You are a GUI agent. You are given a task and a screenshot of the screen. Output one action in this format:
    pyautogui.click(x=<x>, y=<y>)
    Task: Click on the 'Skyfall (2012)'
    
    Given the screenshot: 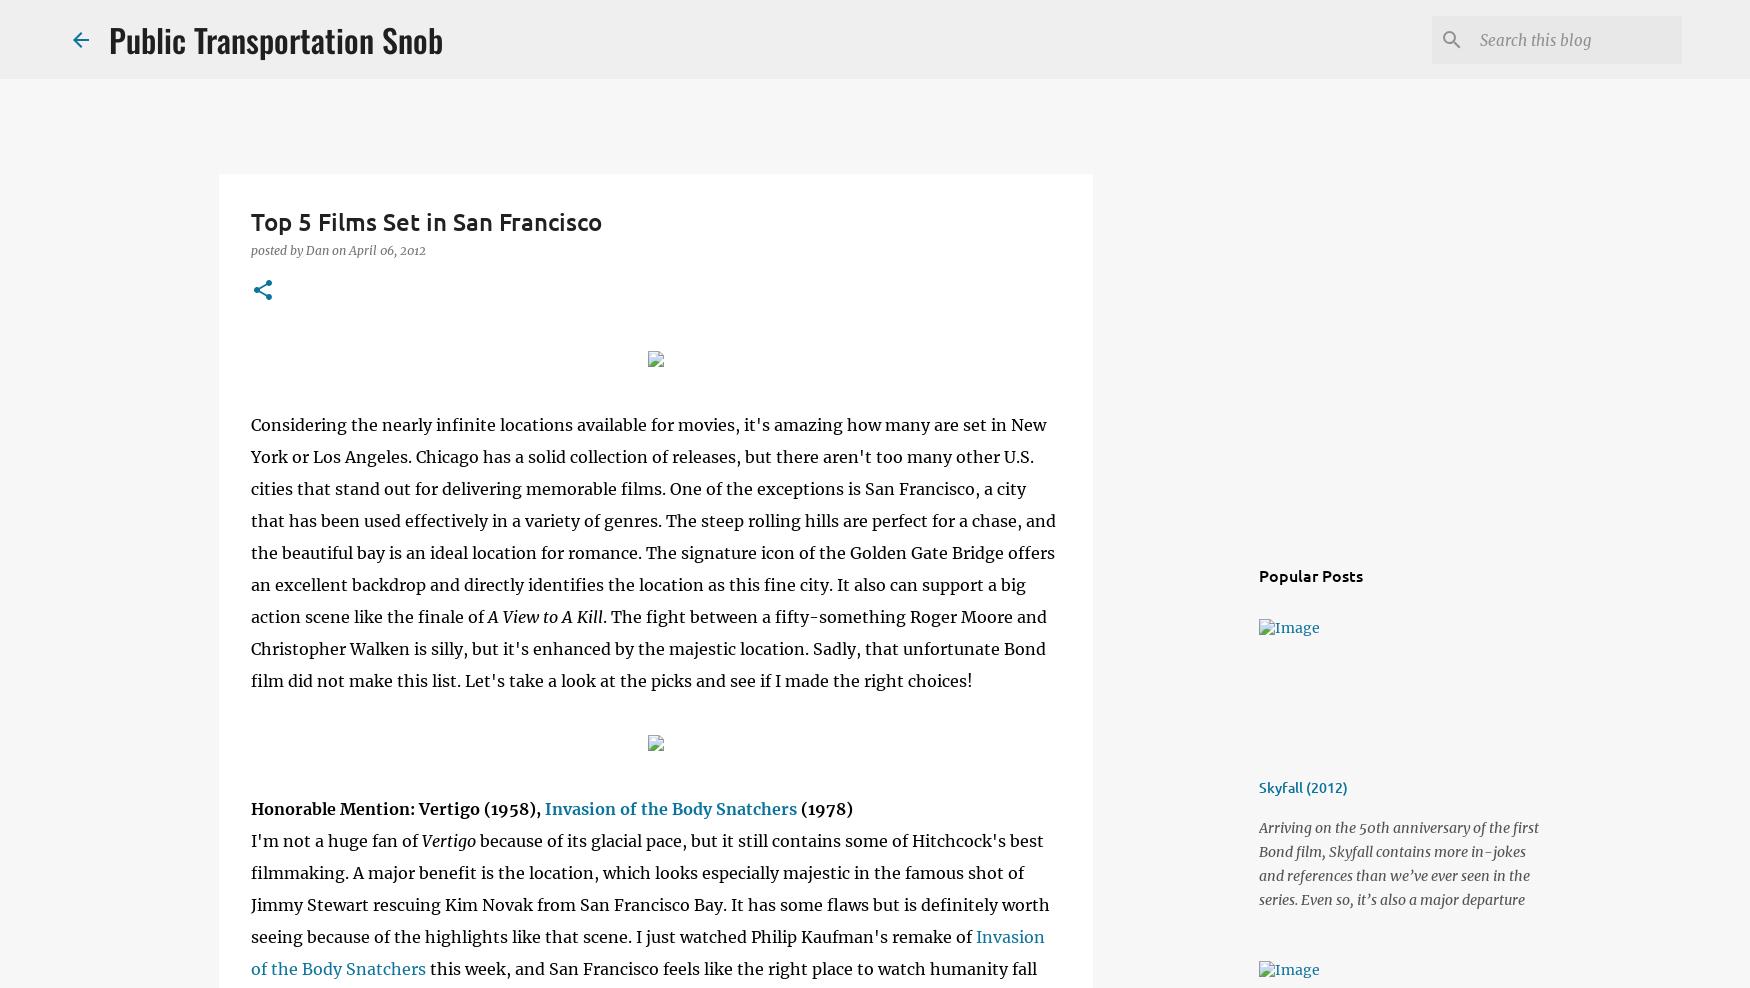 What is the action you would take?
    pyautogui.click(x=1302, y=786)
    